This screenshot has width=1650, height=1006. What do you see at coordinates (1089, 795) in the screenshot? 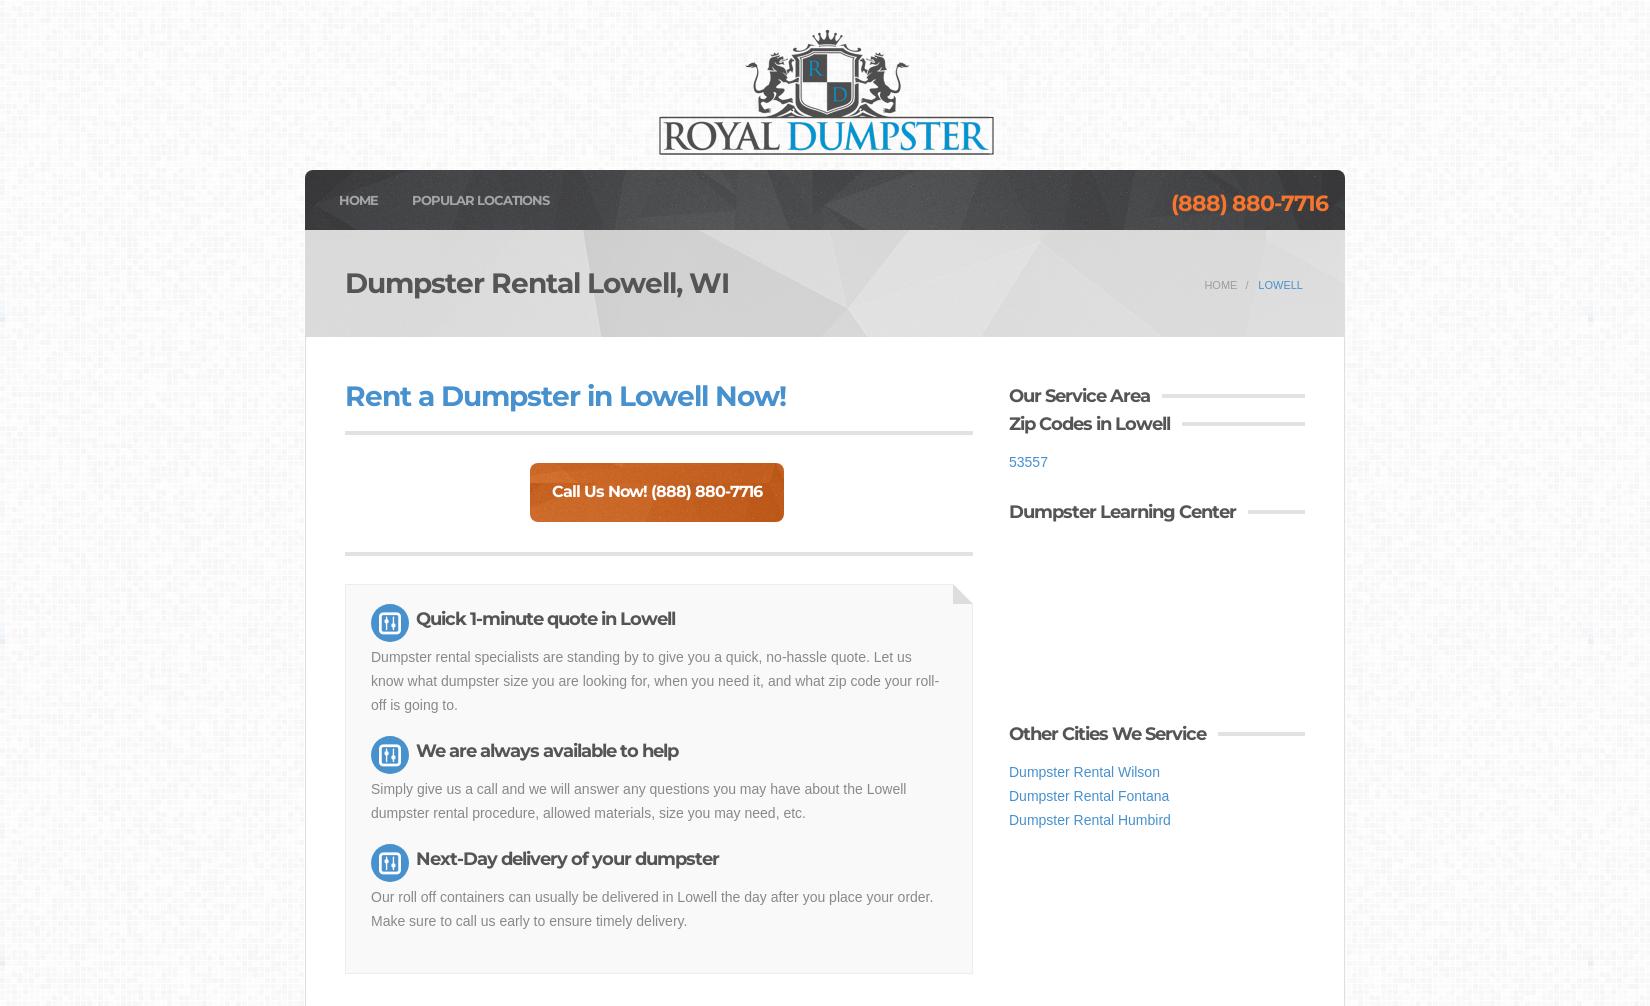
I see `'Dumpster Rental Fontana'` at bounding box center [1089, 795].